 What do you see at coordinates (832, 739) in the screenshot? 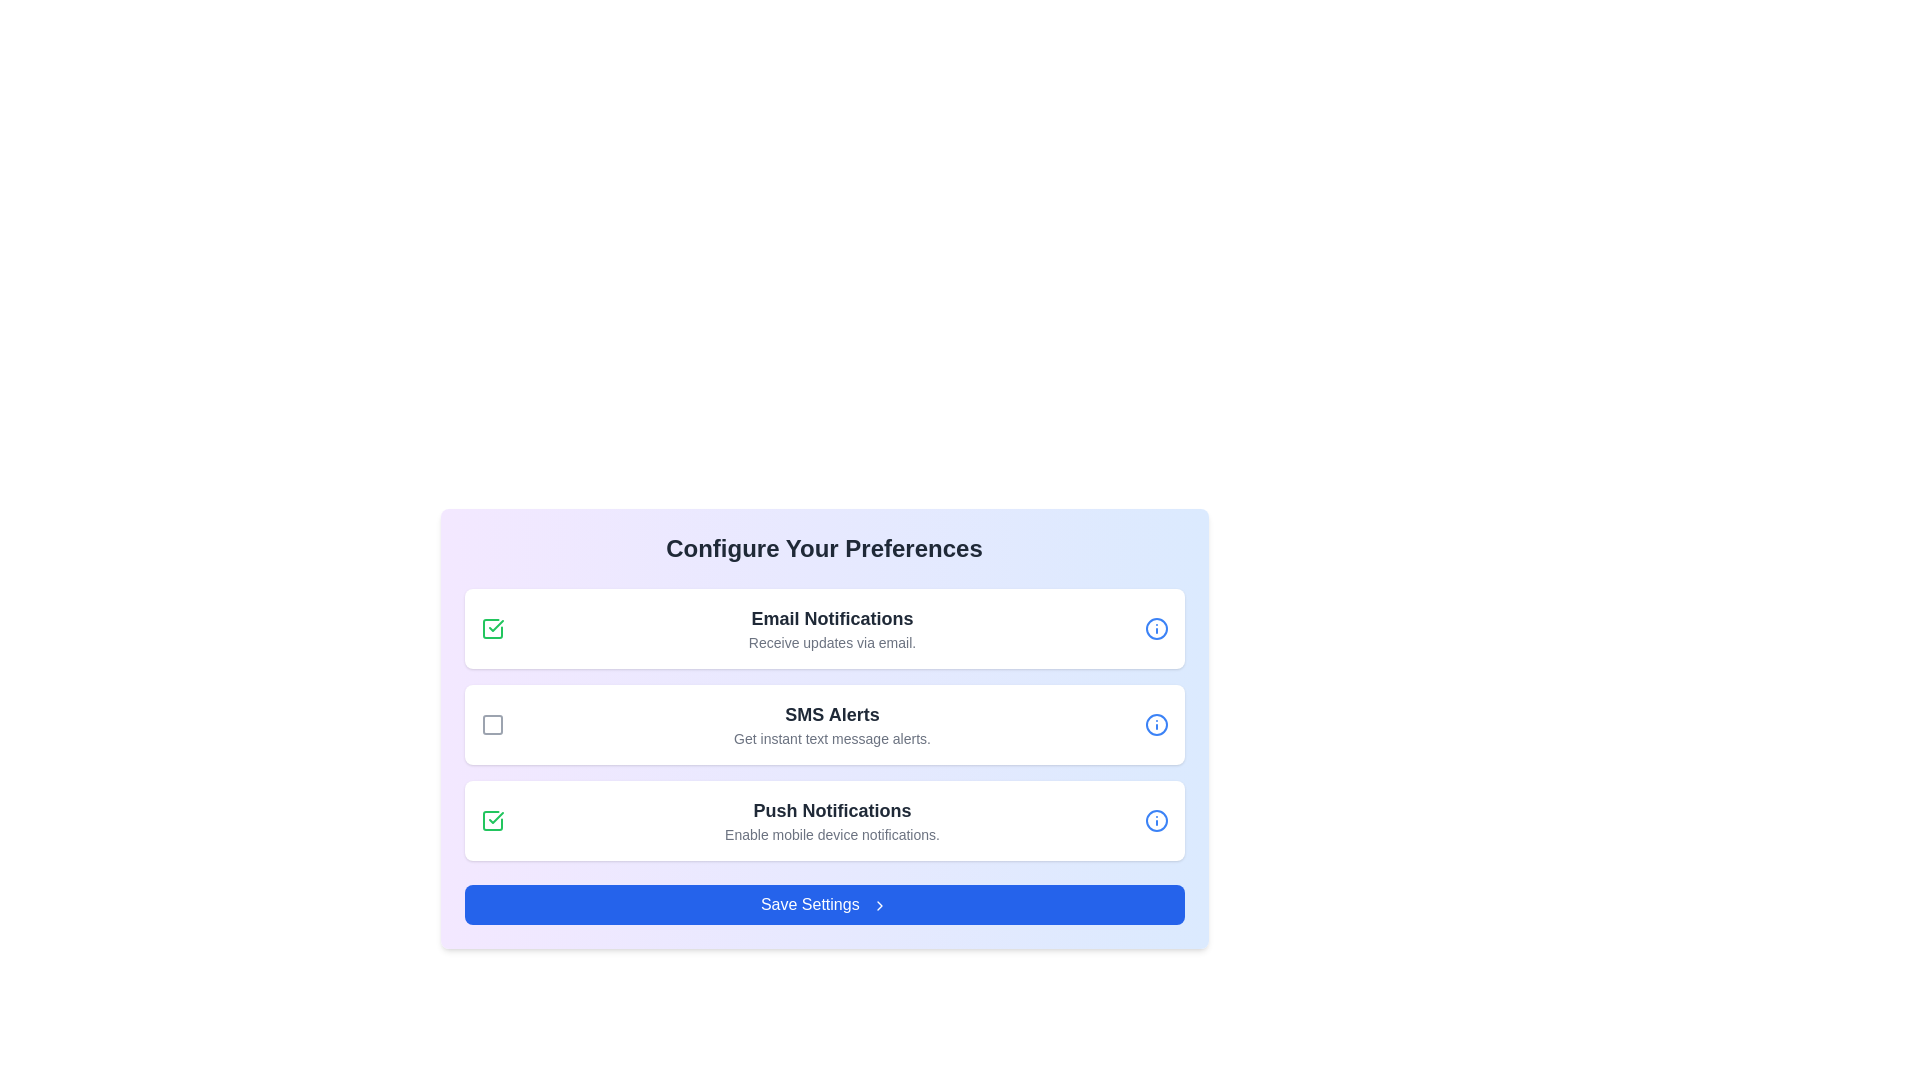
I see `the static text element that displays 'Get instant text message alerts.' located beneath the heading 'SMS Alerts'` at bounding box center [832, 739].